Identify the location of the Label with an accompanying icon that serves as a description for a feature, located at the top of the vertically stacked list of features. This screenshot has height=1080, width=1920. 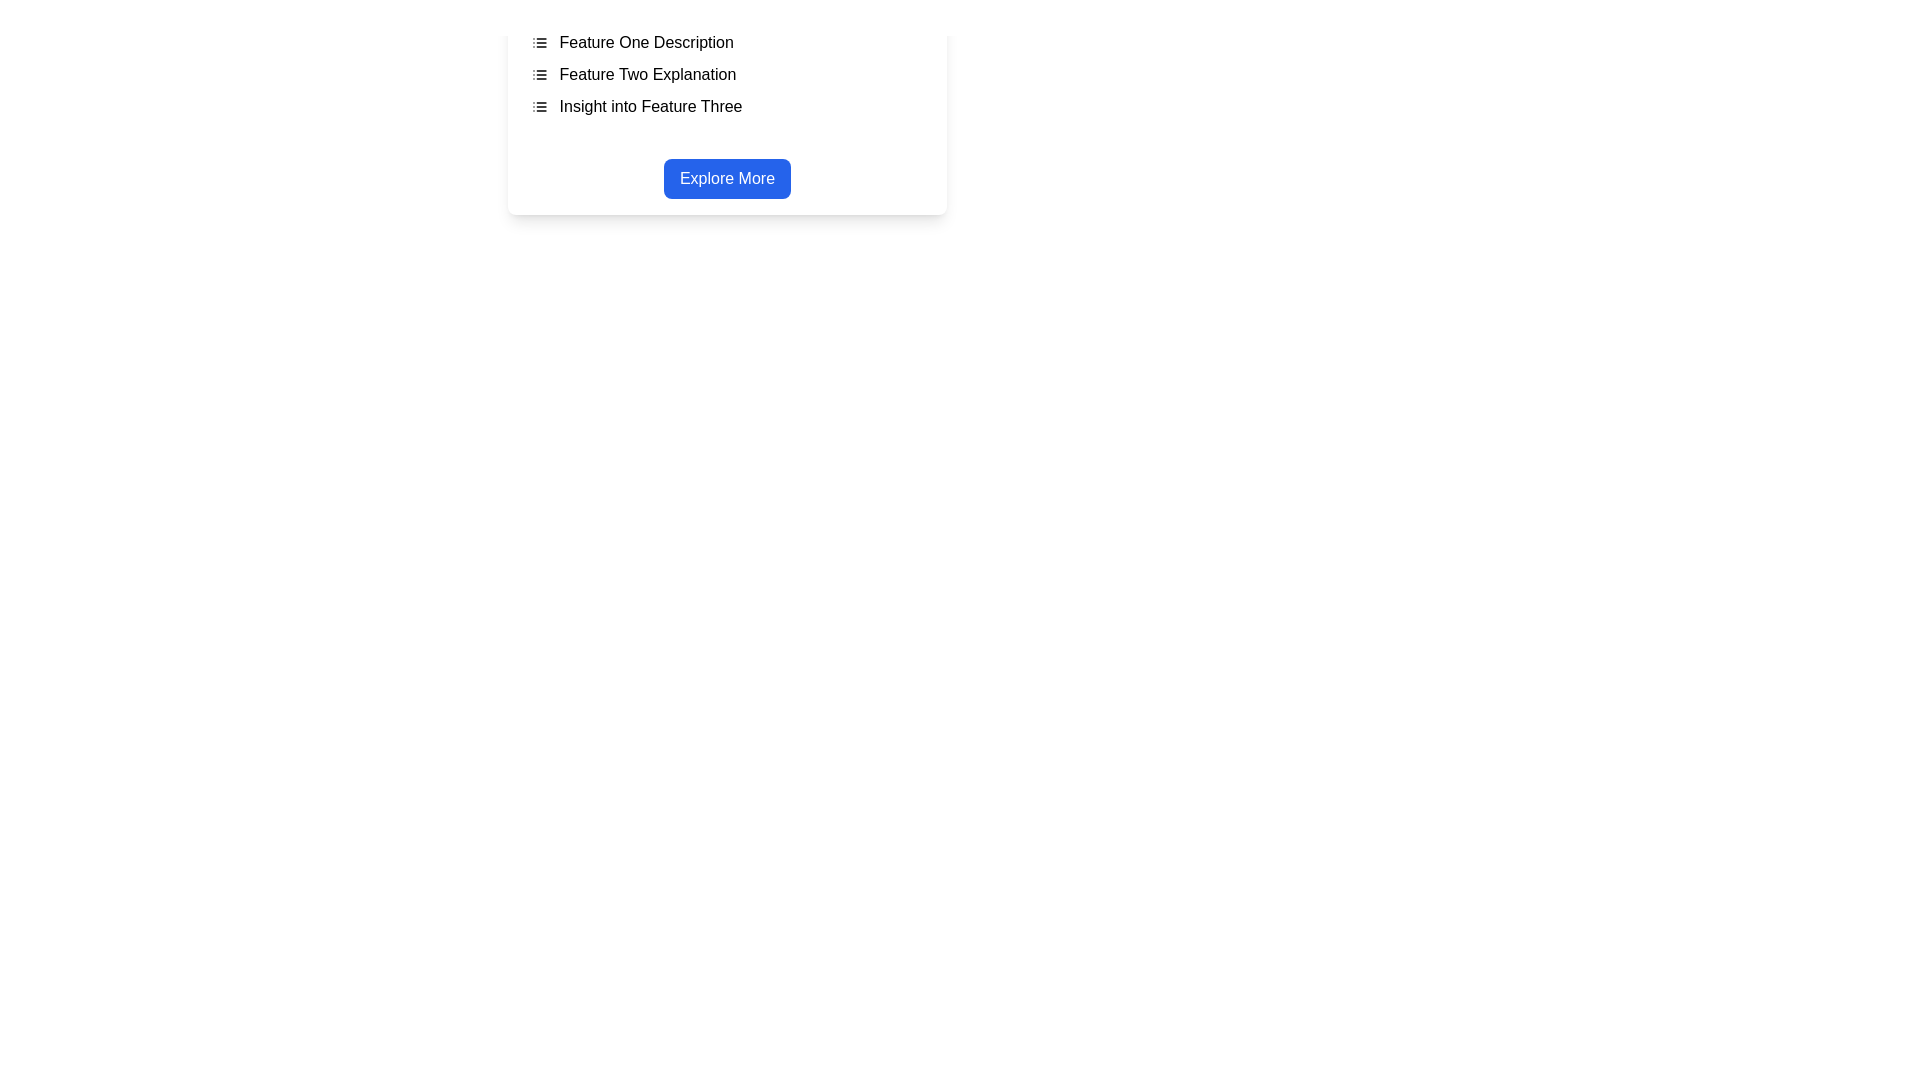
(726, 42).